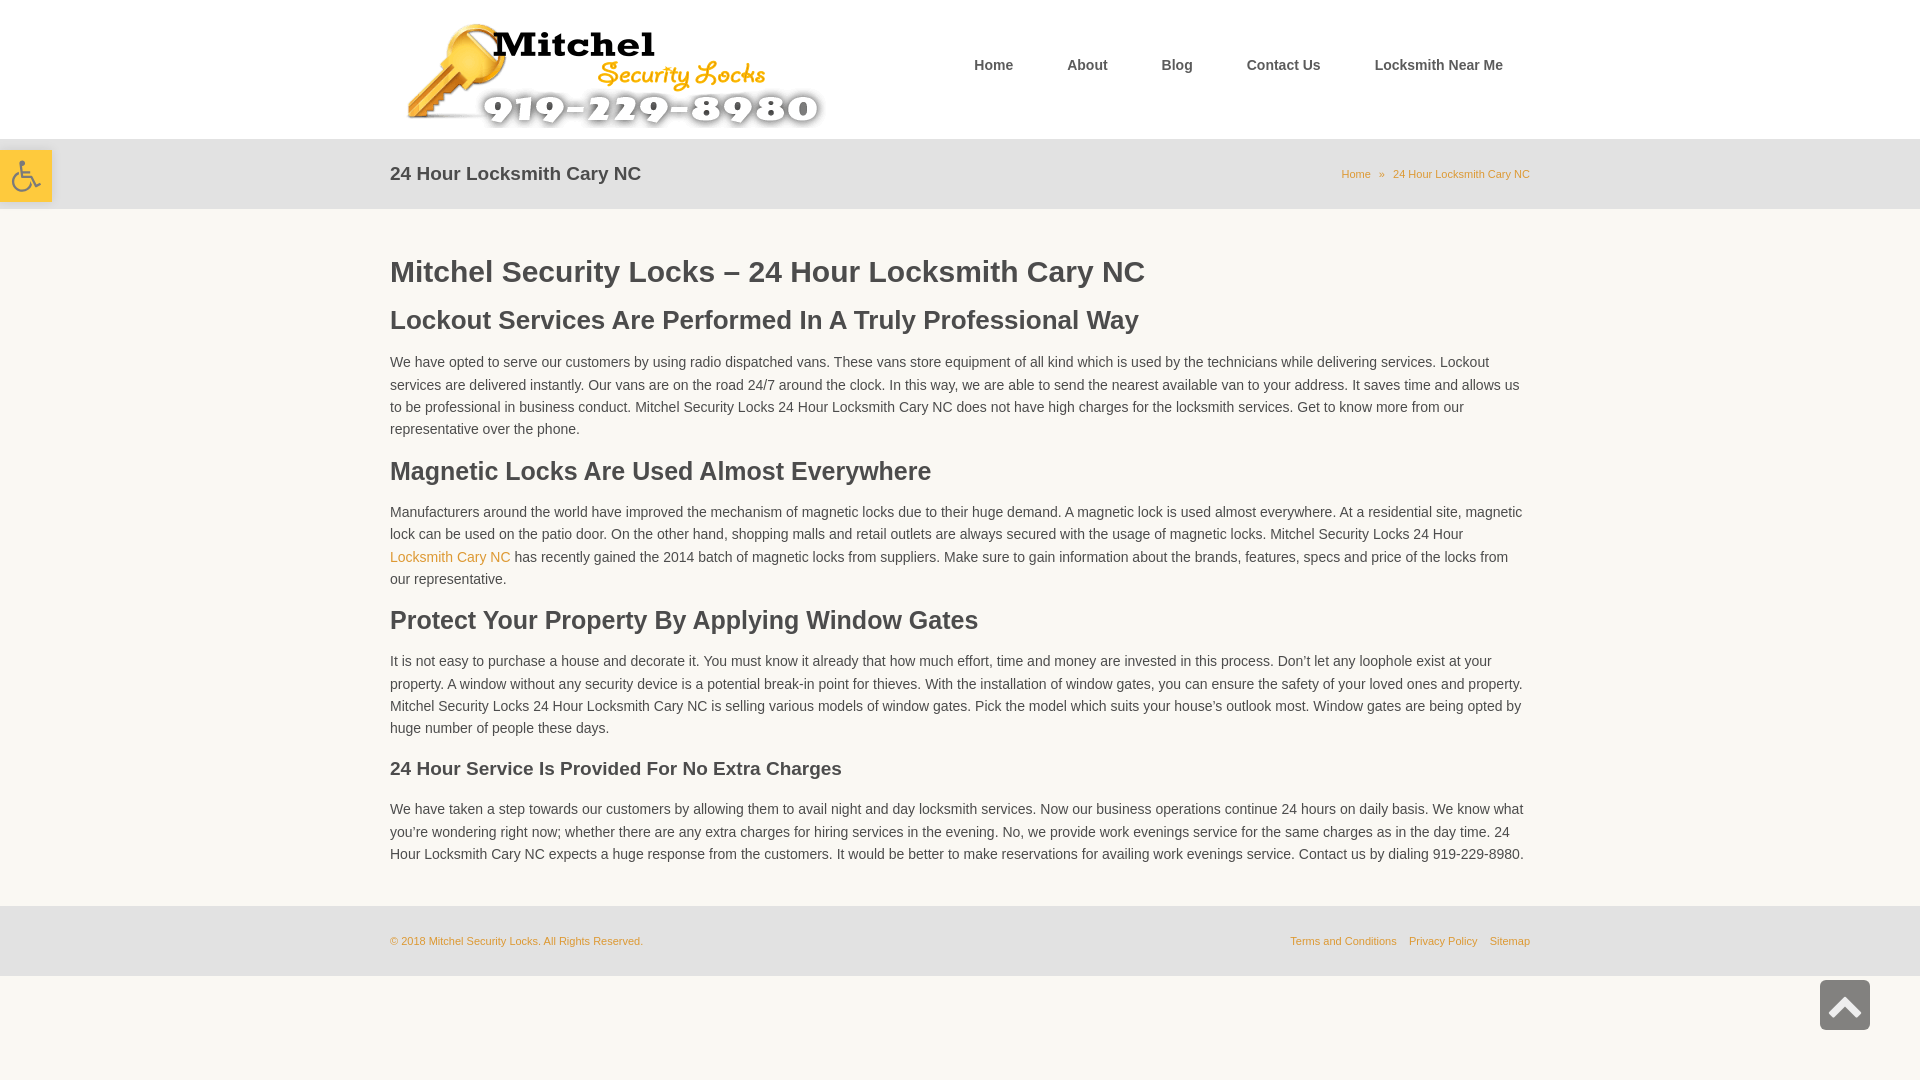 The height and width of the screenshot is (1080, 1920). What do you see at coordinates (1819, 1005) in the screenshot?
I see `'Scroll to top'` at bounding box center [1819, 1005].